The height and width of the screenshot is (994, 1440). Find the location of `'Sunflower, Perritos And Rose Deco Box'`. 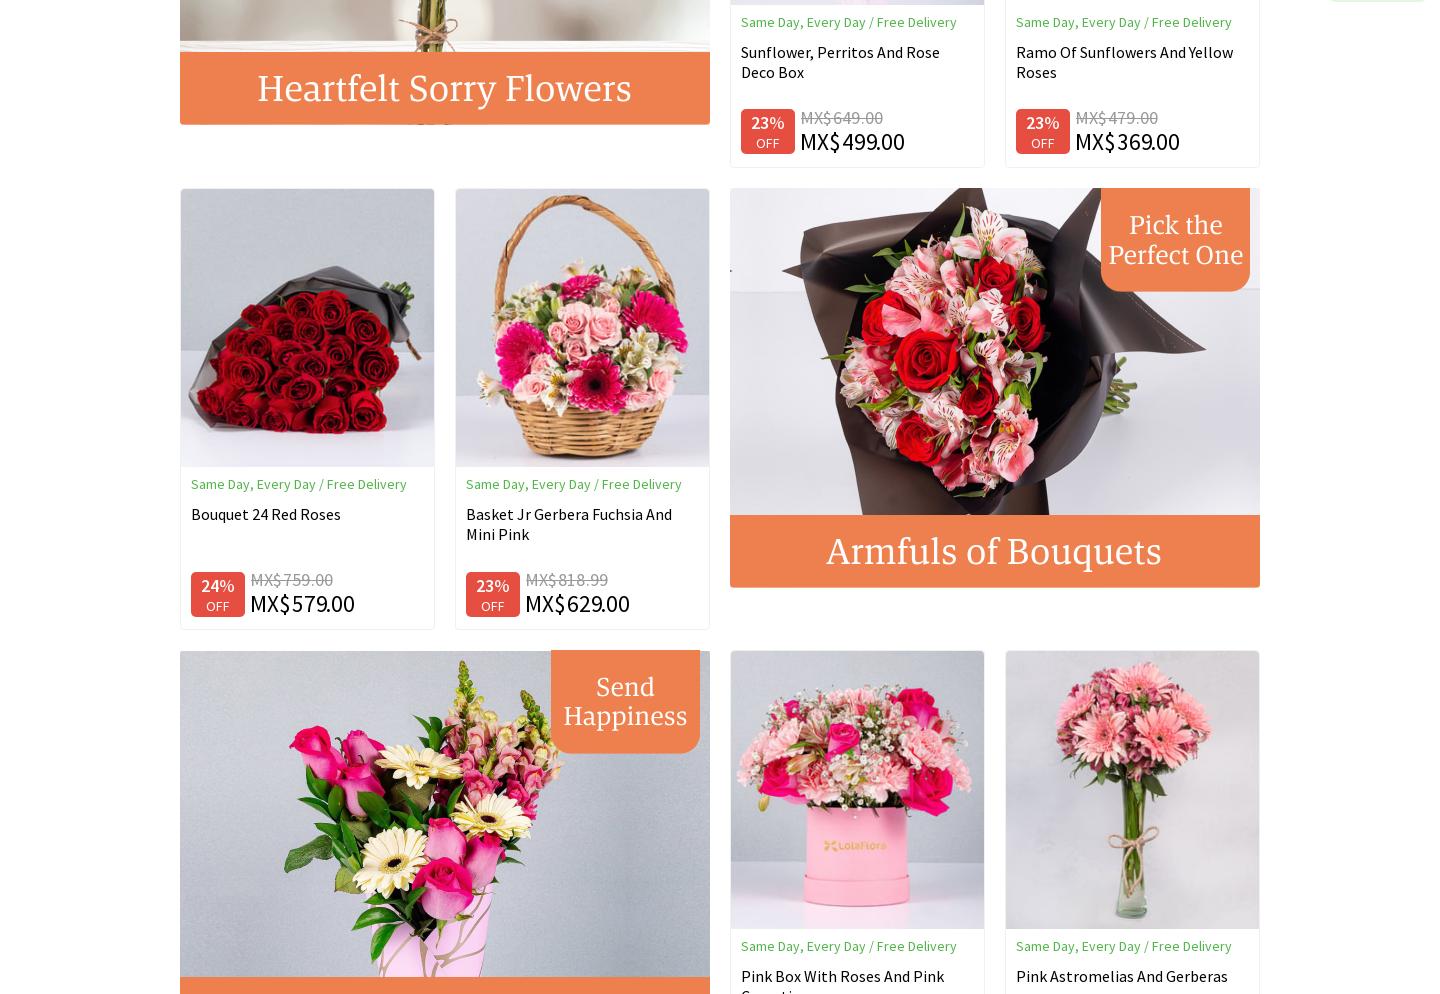

'Sunflower, Perritos And Rose Deco Box' is located at coordinates (840, 60).